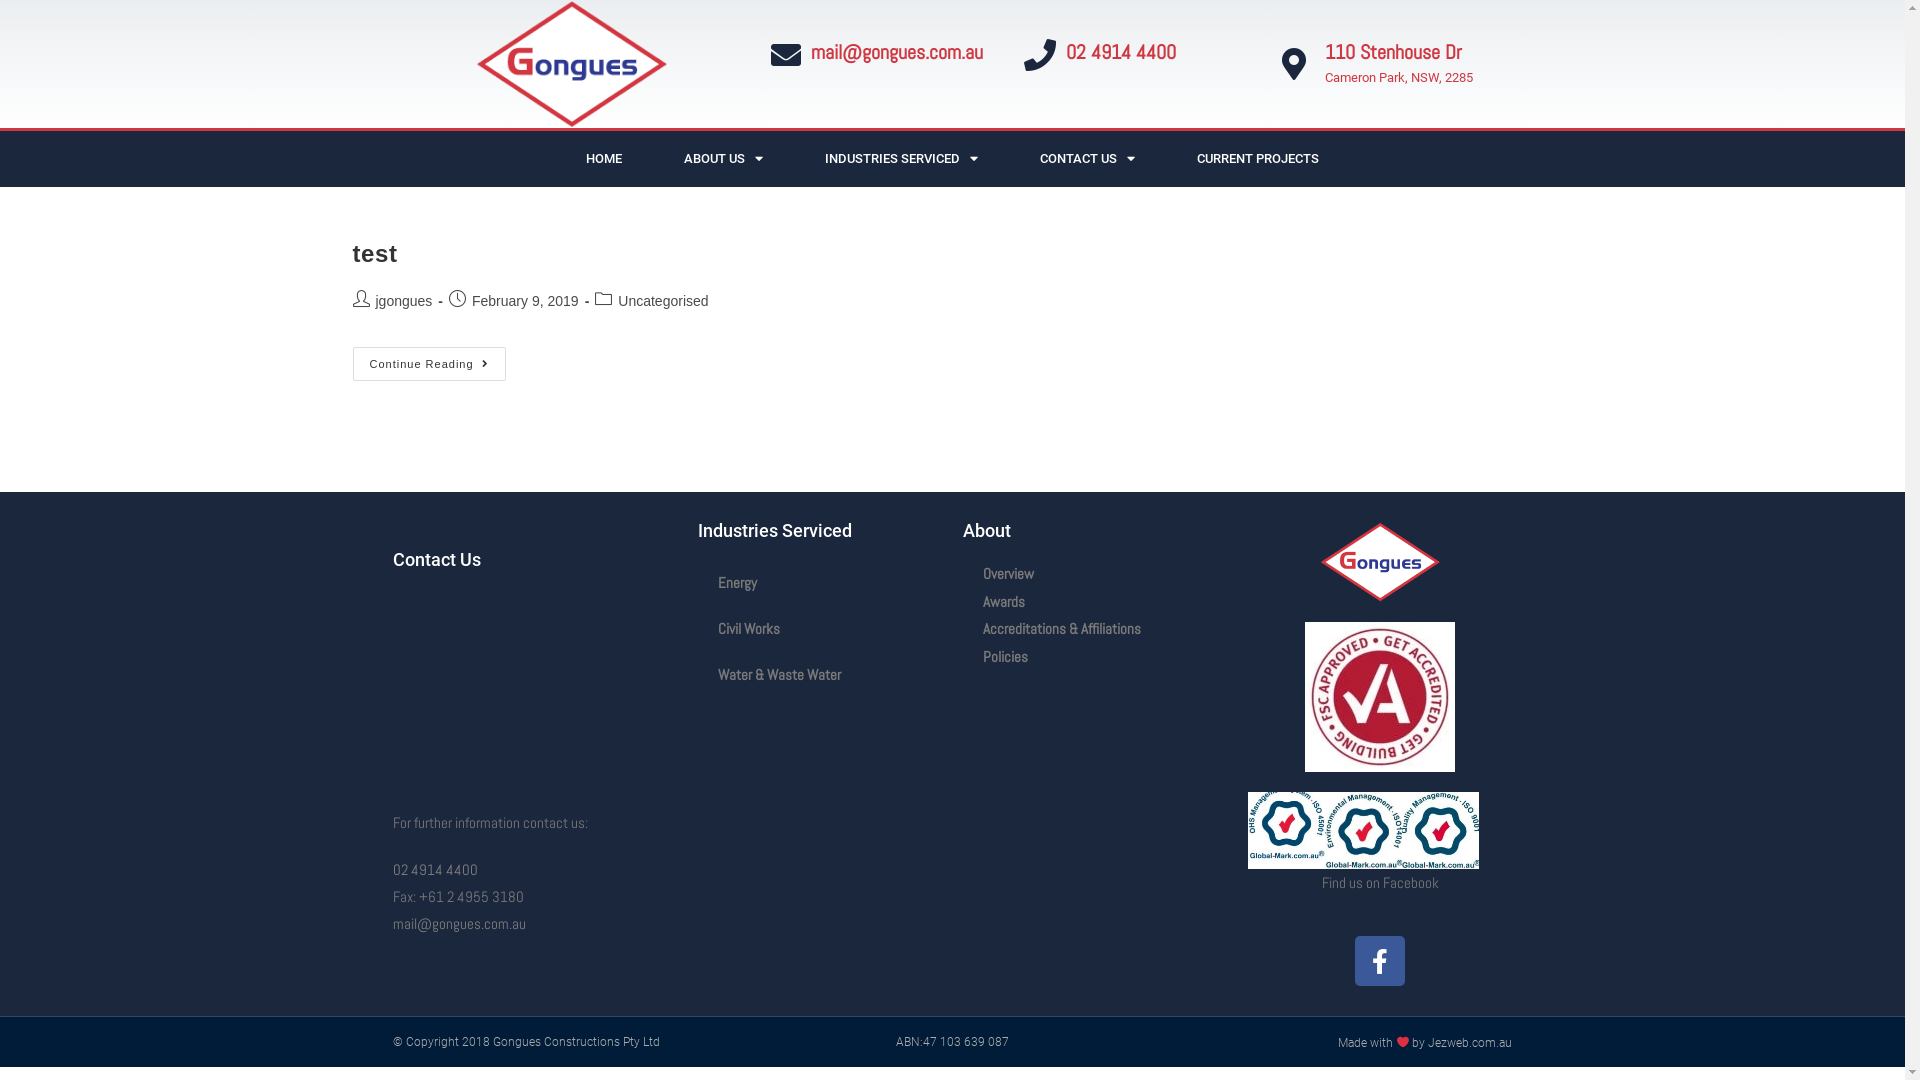 This screenshot has height=1080, width=1920. I want to click on 'test', so click(374, 252).